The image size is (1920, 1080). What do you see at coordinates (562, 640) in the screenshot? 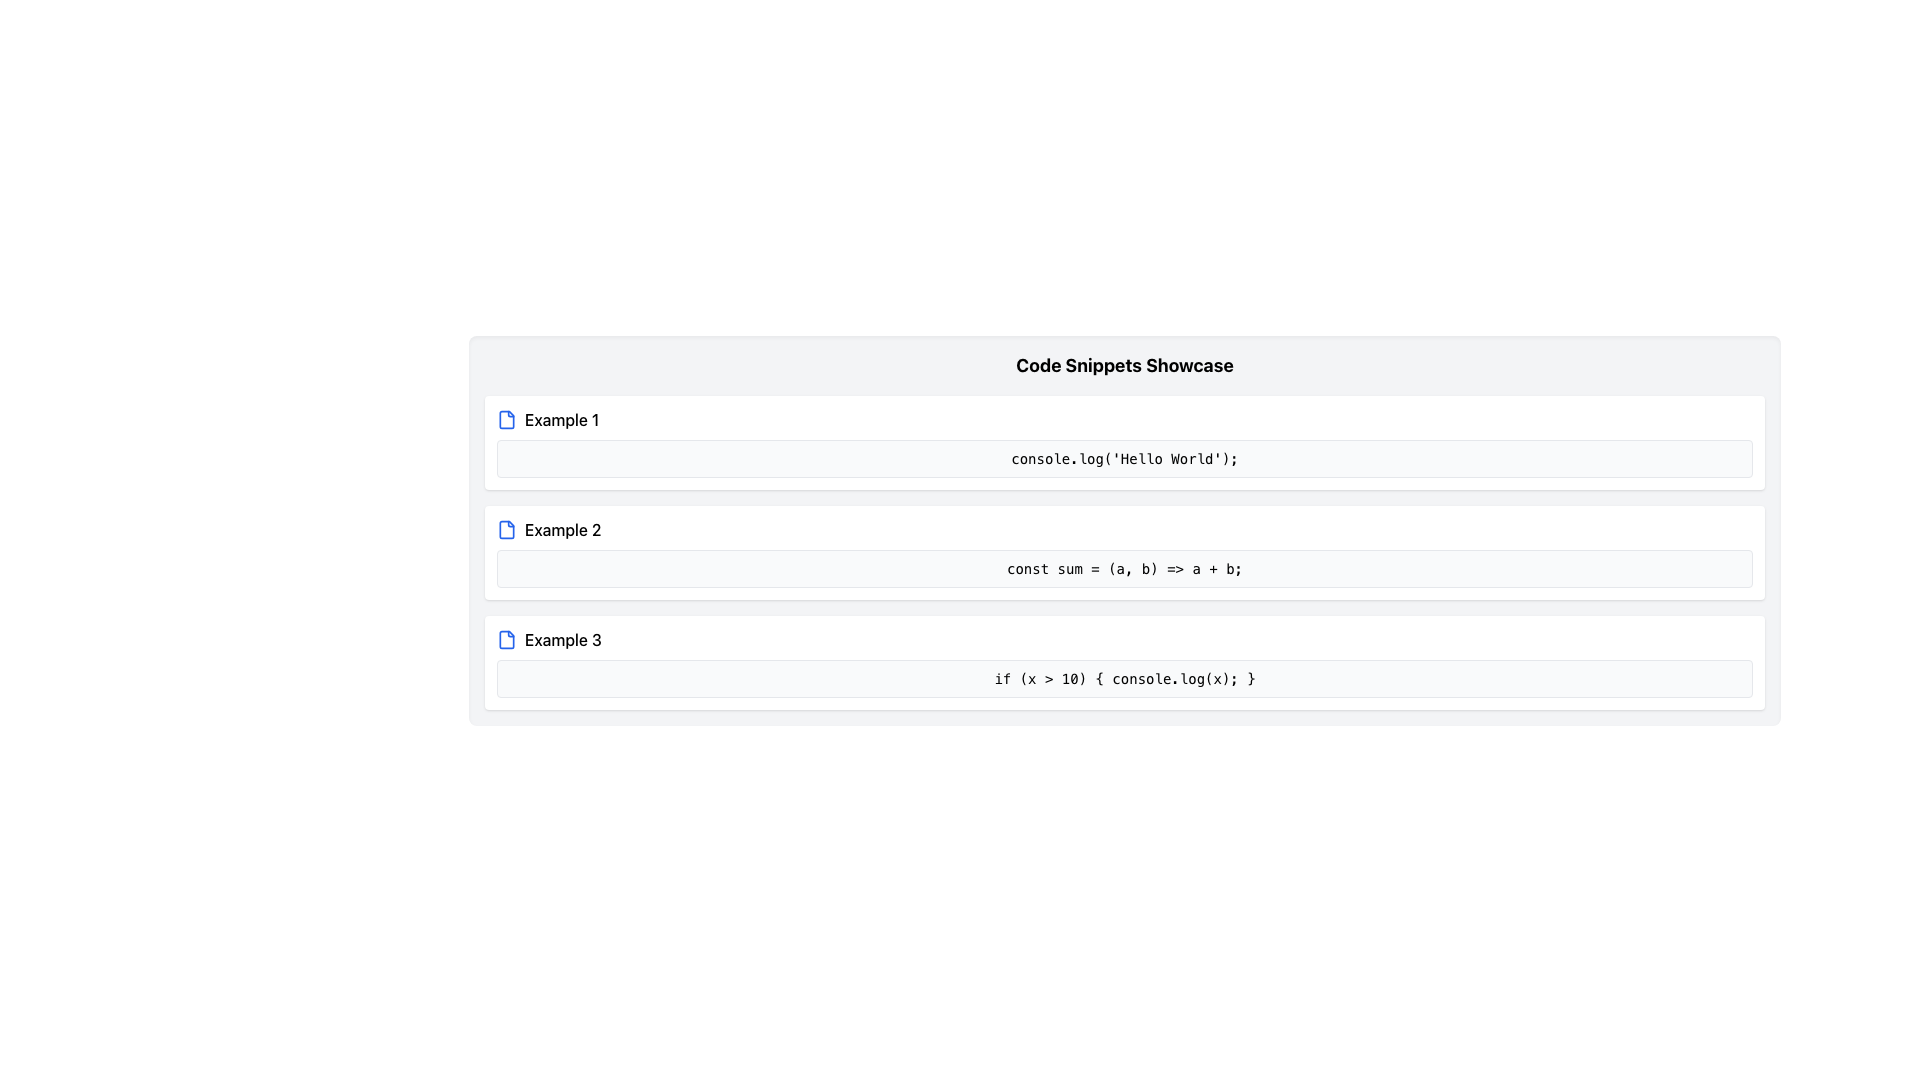
I see `text from the label displaying 'Example 3', which is styled in a medium-weight, clean, sans-serif font and positioned to the right of a blue-colored file icon` at bounding box center [562, 640].